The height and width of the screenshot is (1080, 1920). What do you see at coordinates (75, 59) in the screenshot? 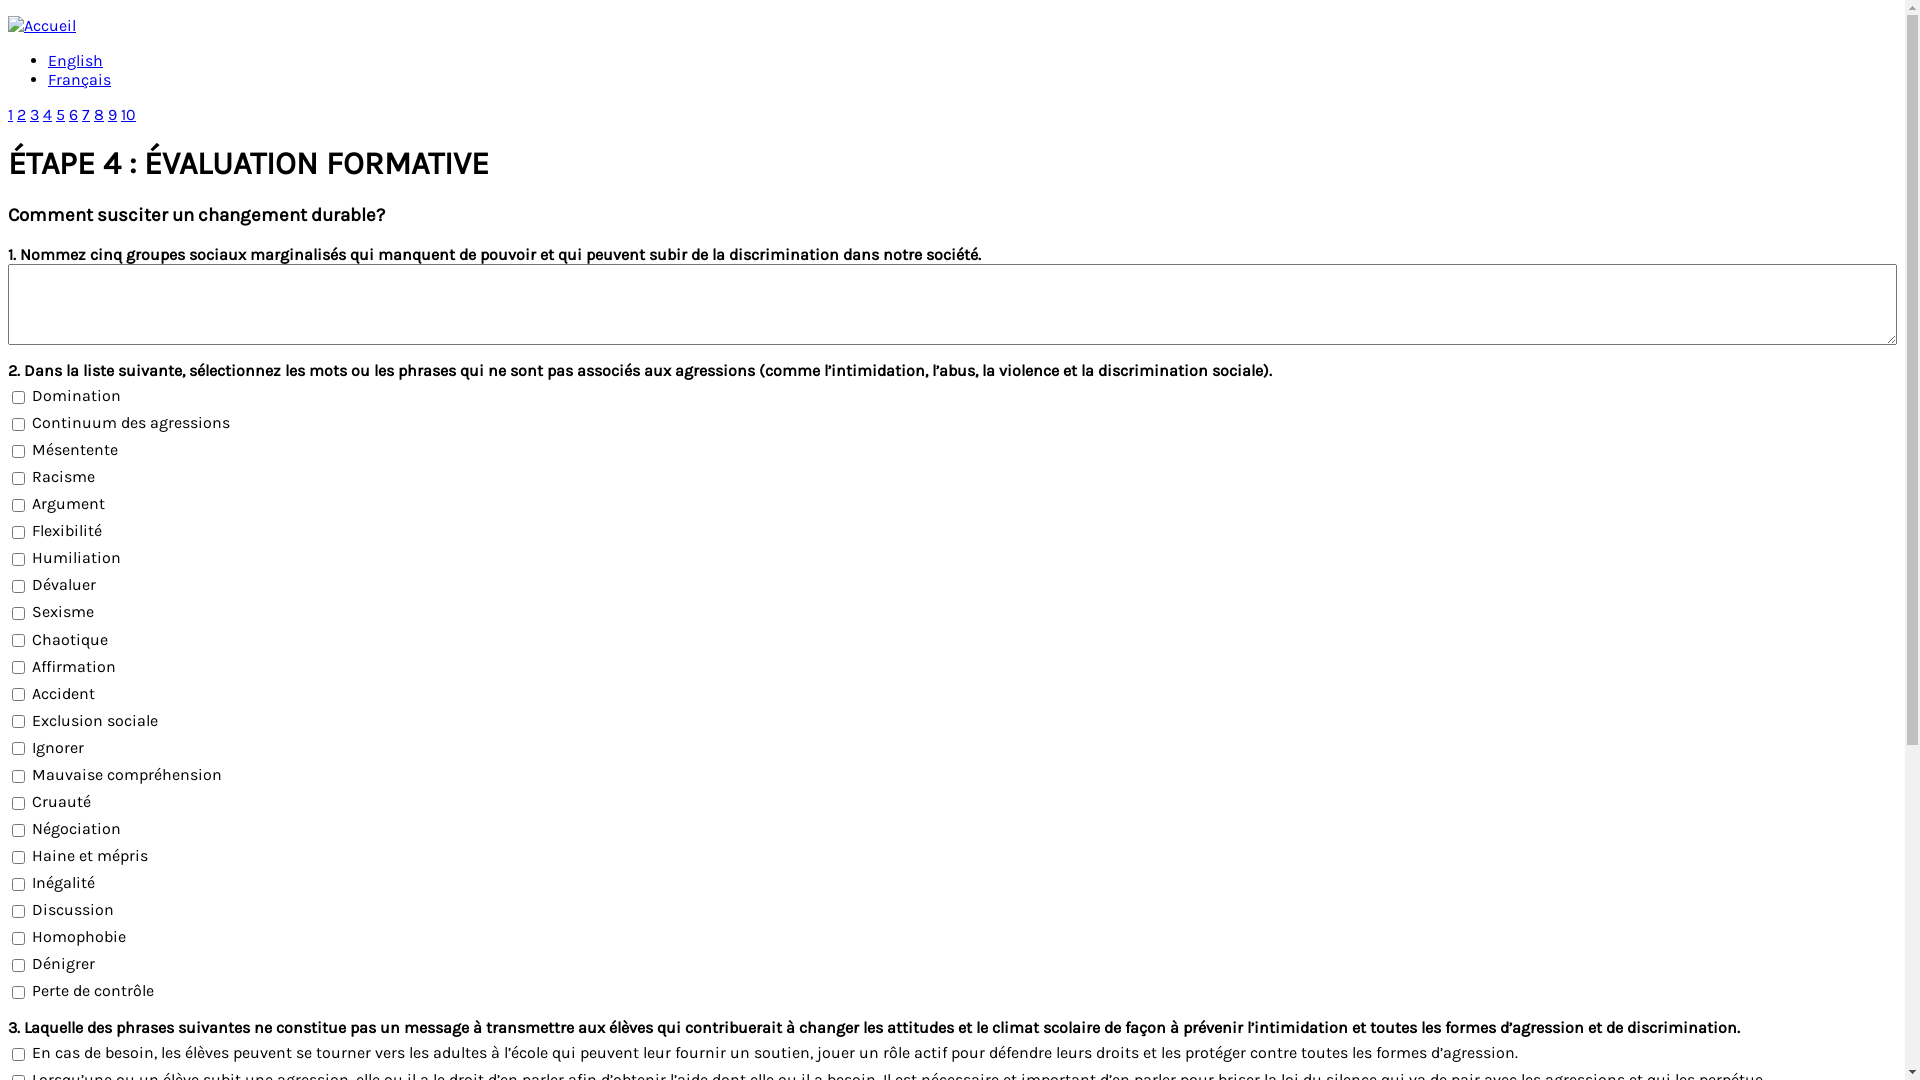
I see `'English'` at bounding box center [75, 59].